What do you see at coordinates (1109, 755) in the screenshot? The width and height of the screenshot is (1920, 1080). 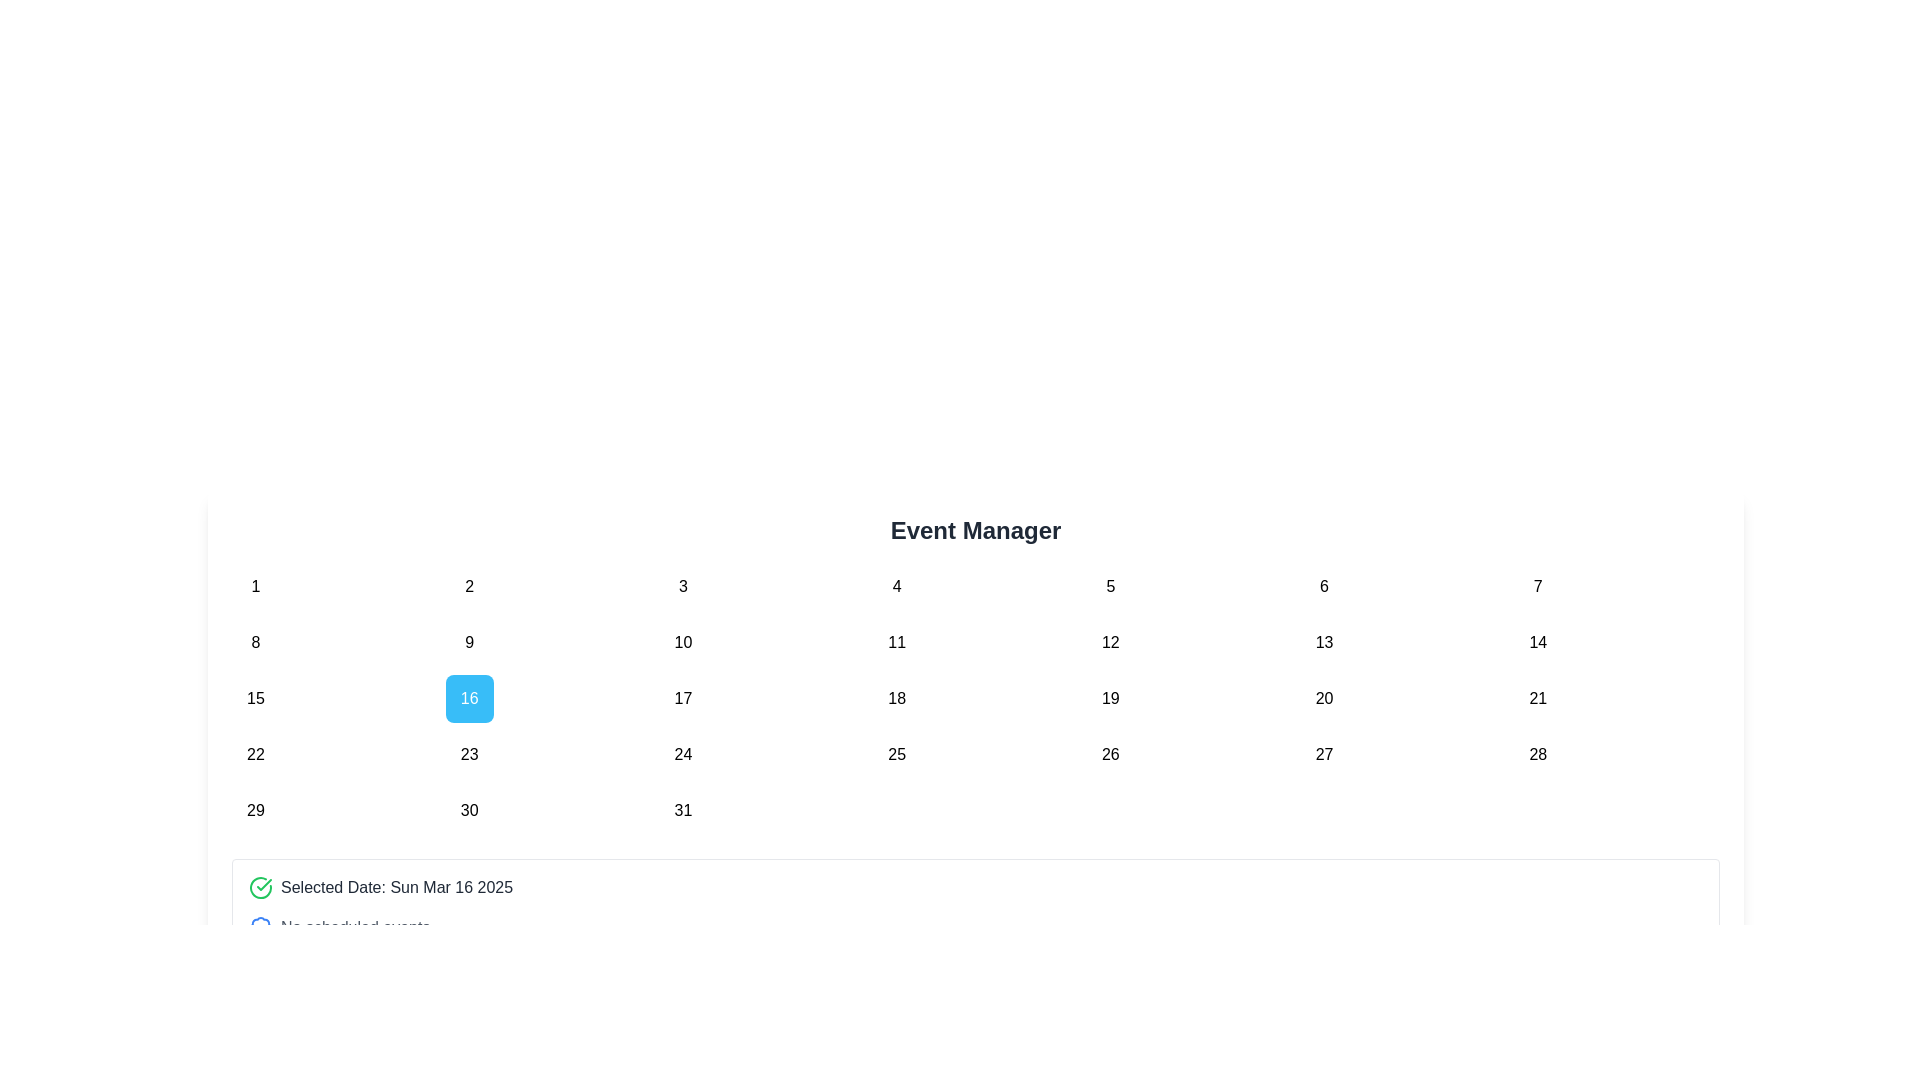 I see `the selectable calendar date button located in the fourth row, fifth cell of the calendar grid, positioned between the numbers '25' and '27'` at bounding box center [1109, 755].